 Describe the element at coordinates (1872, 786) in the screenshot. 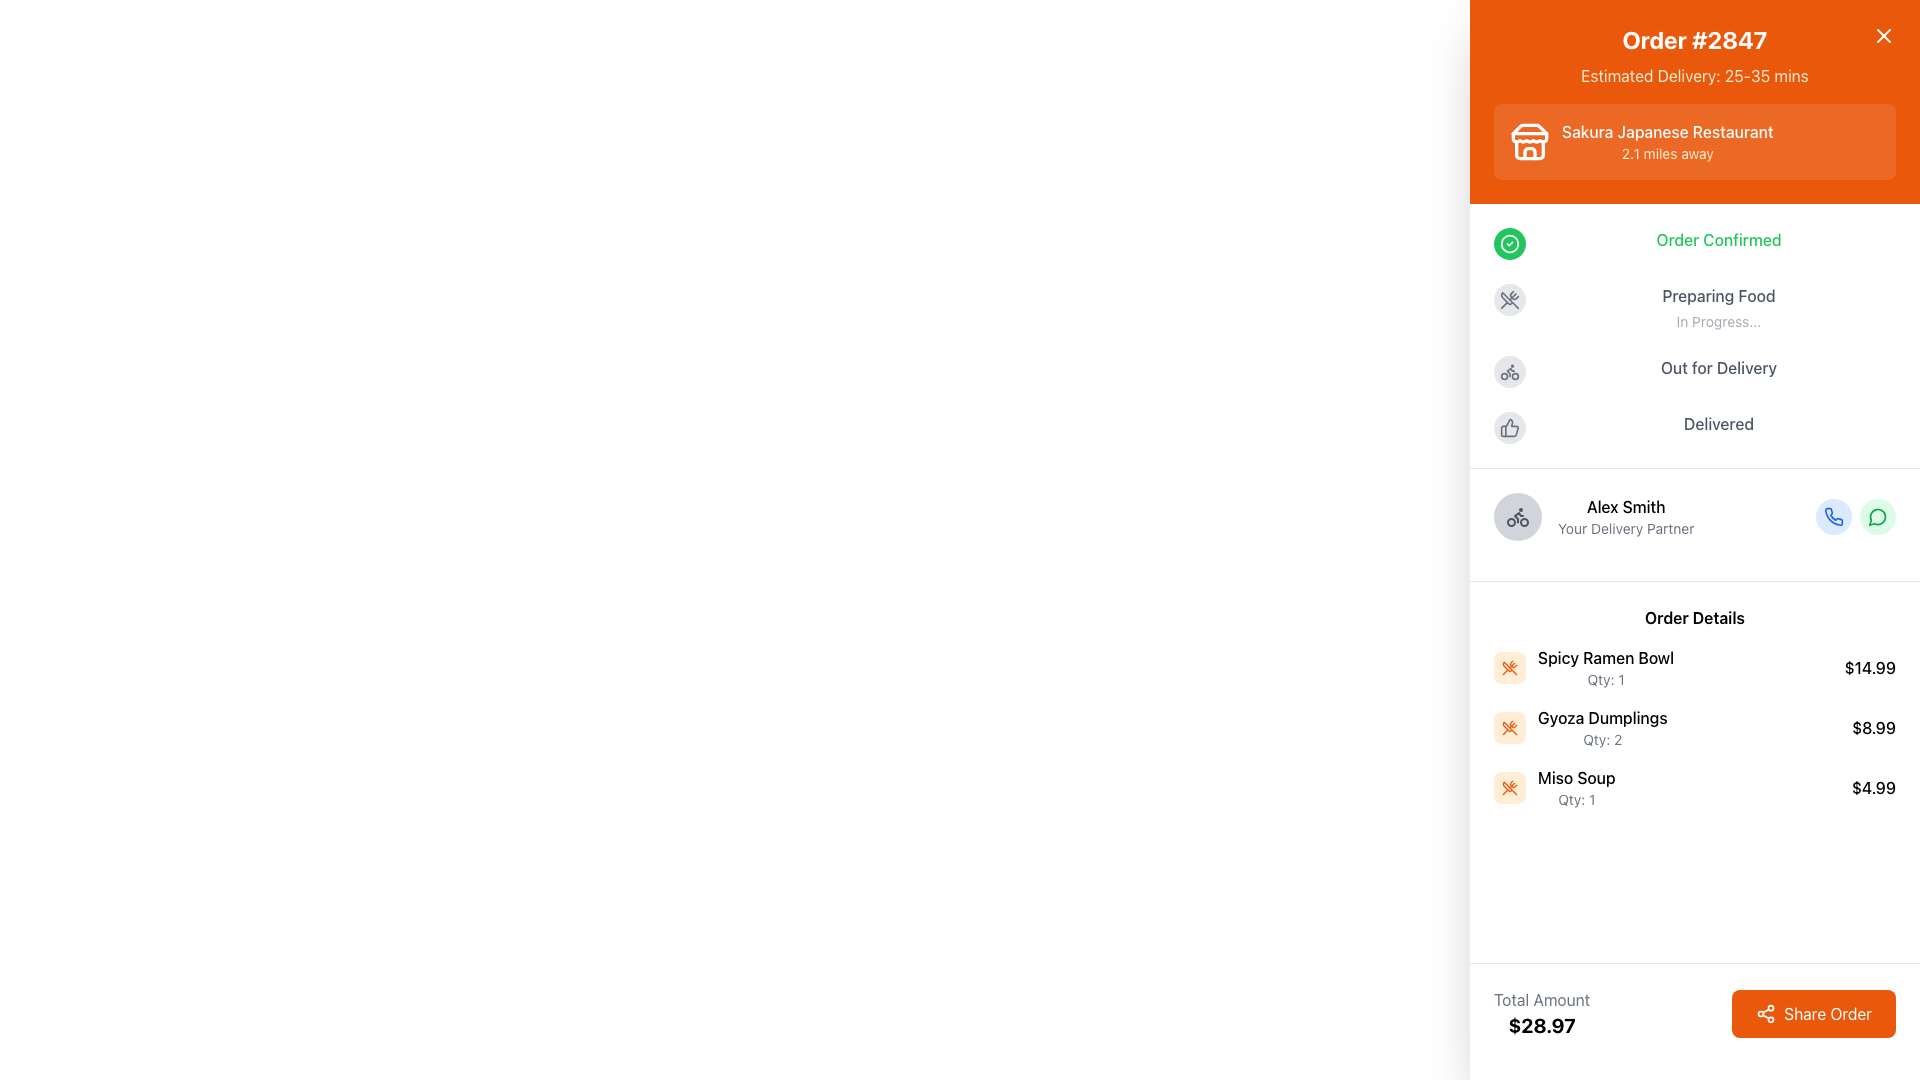

I see `the static text label displaying the cost of 'Miso Soup', located at the far-right of its row adjacent to the quantity` at that location.